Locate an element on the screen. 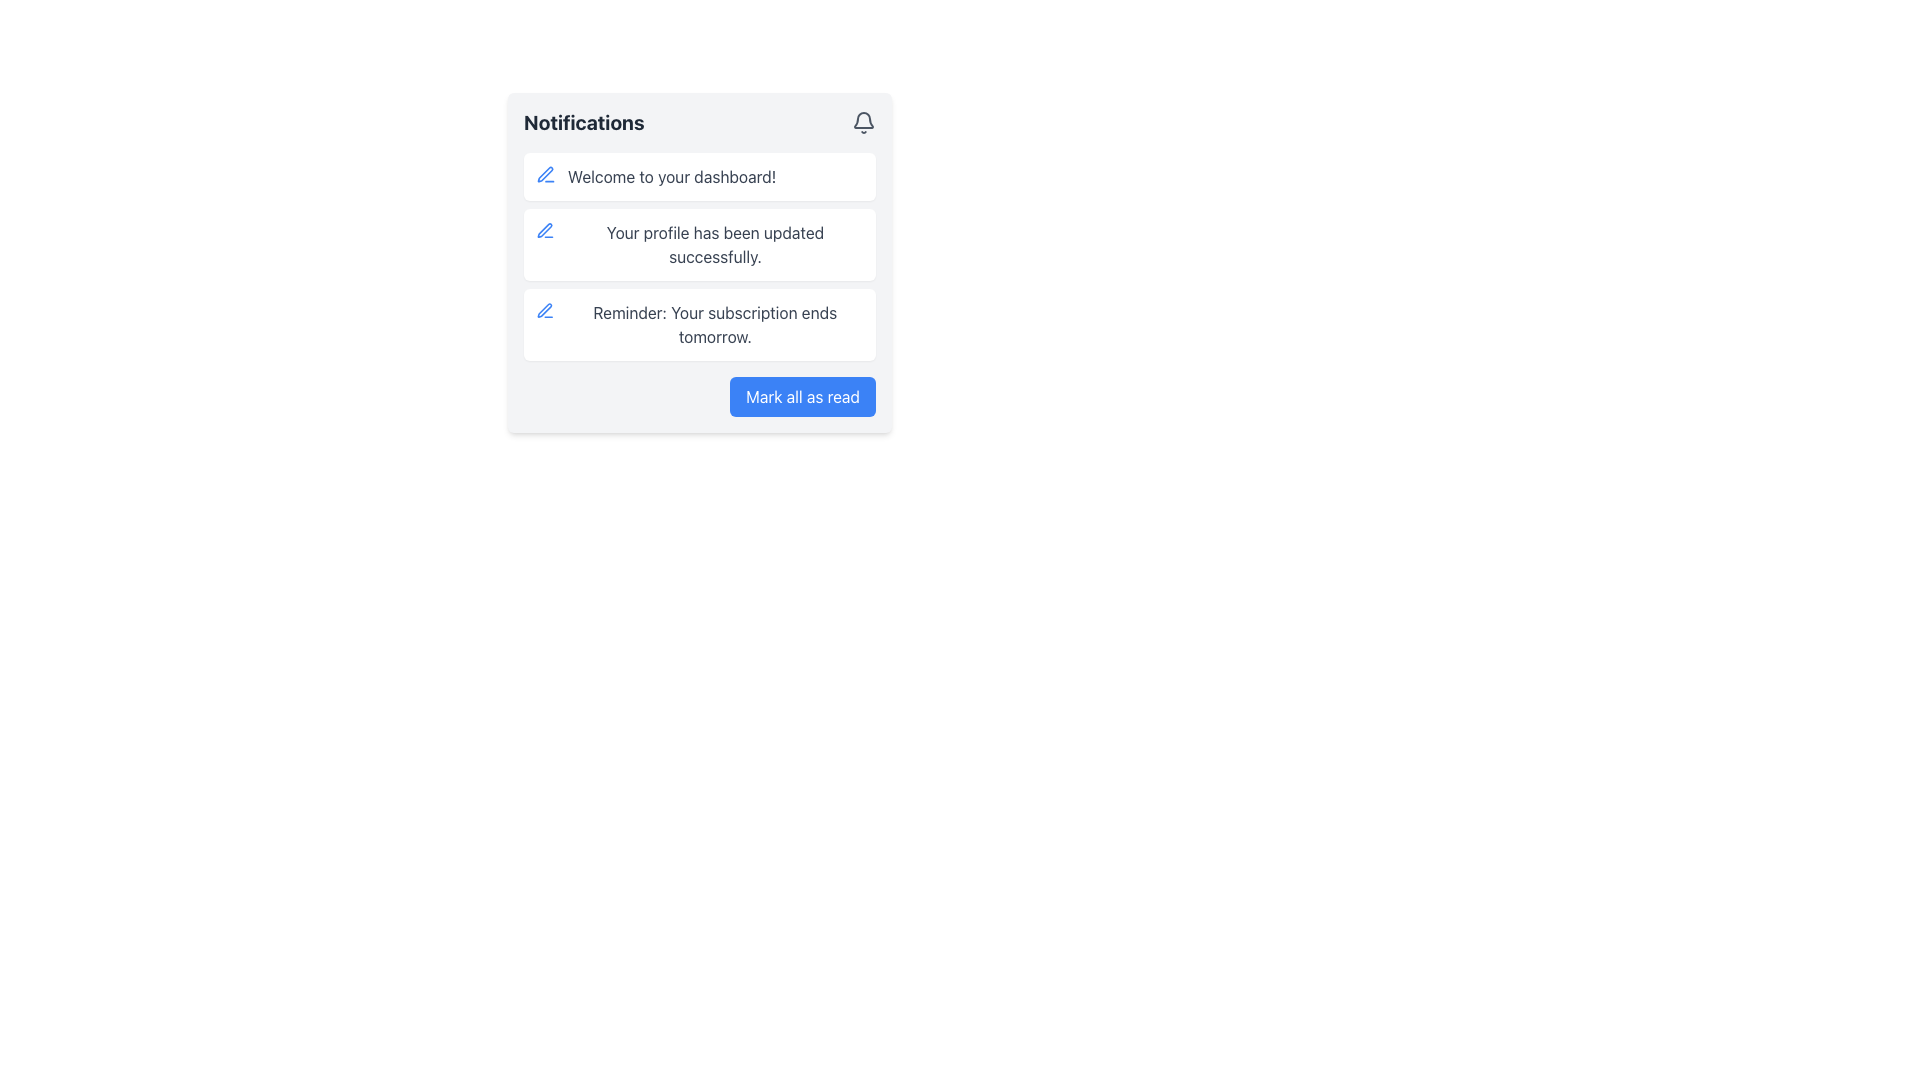  the bold, dark-colored text label reading 'Notifications' located in the top-left corner of the card-like section, adjacent to a notification bell icon is located at coordinates (583, 123).